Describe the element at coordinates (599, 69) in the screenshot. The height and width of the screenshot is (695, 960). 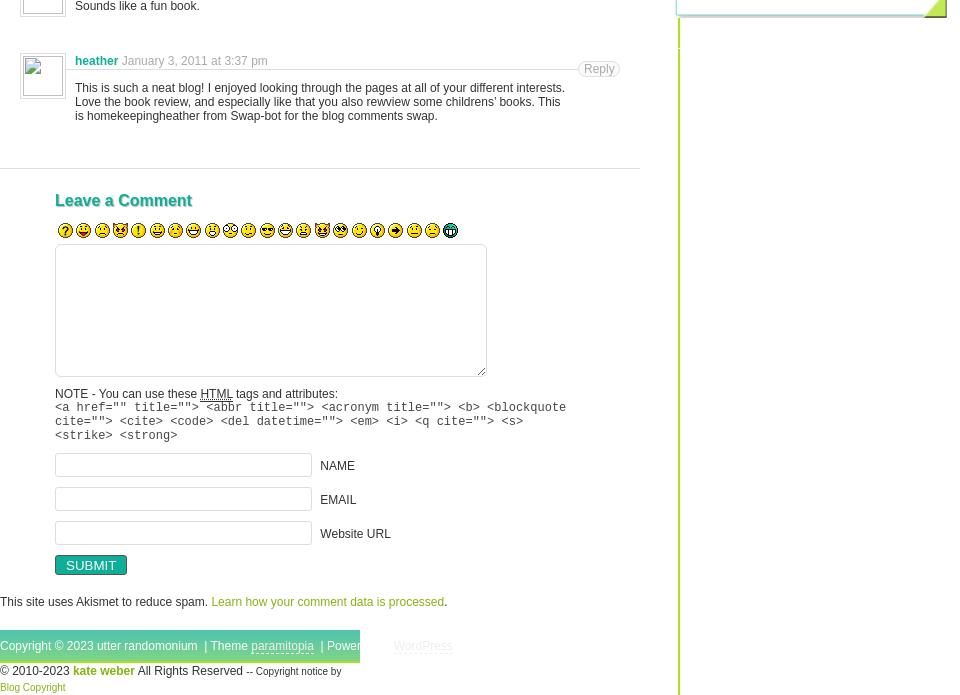
I see `'Reply'` at that location.